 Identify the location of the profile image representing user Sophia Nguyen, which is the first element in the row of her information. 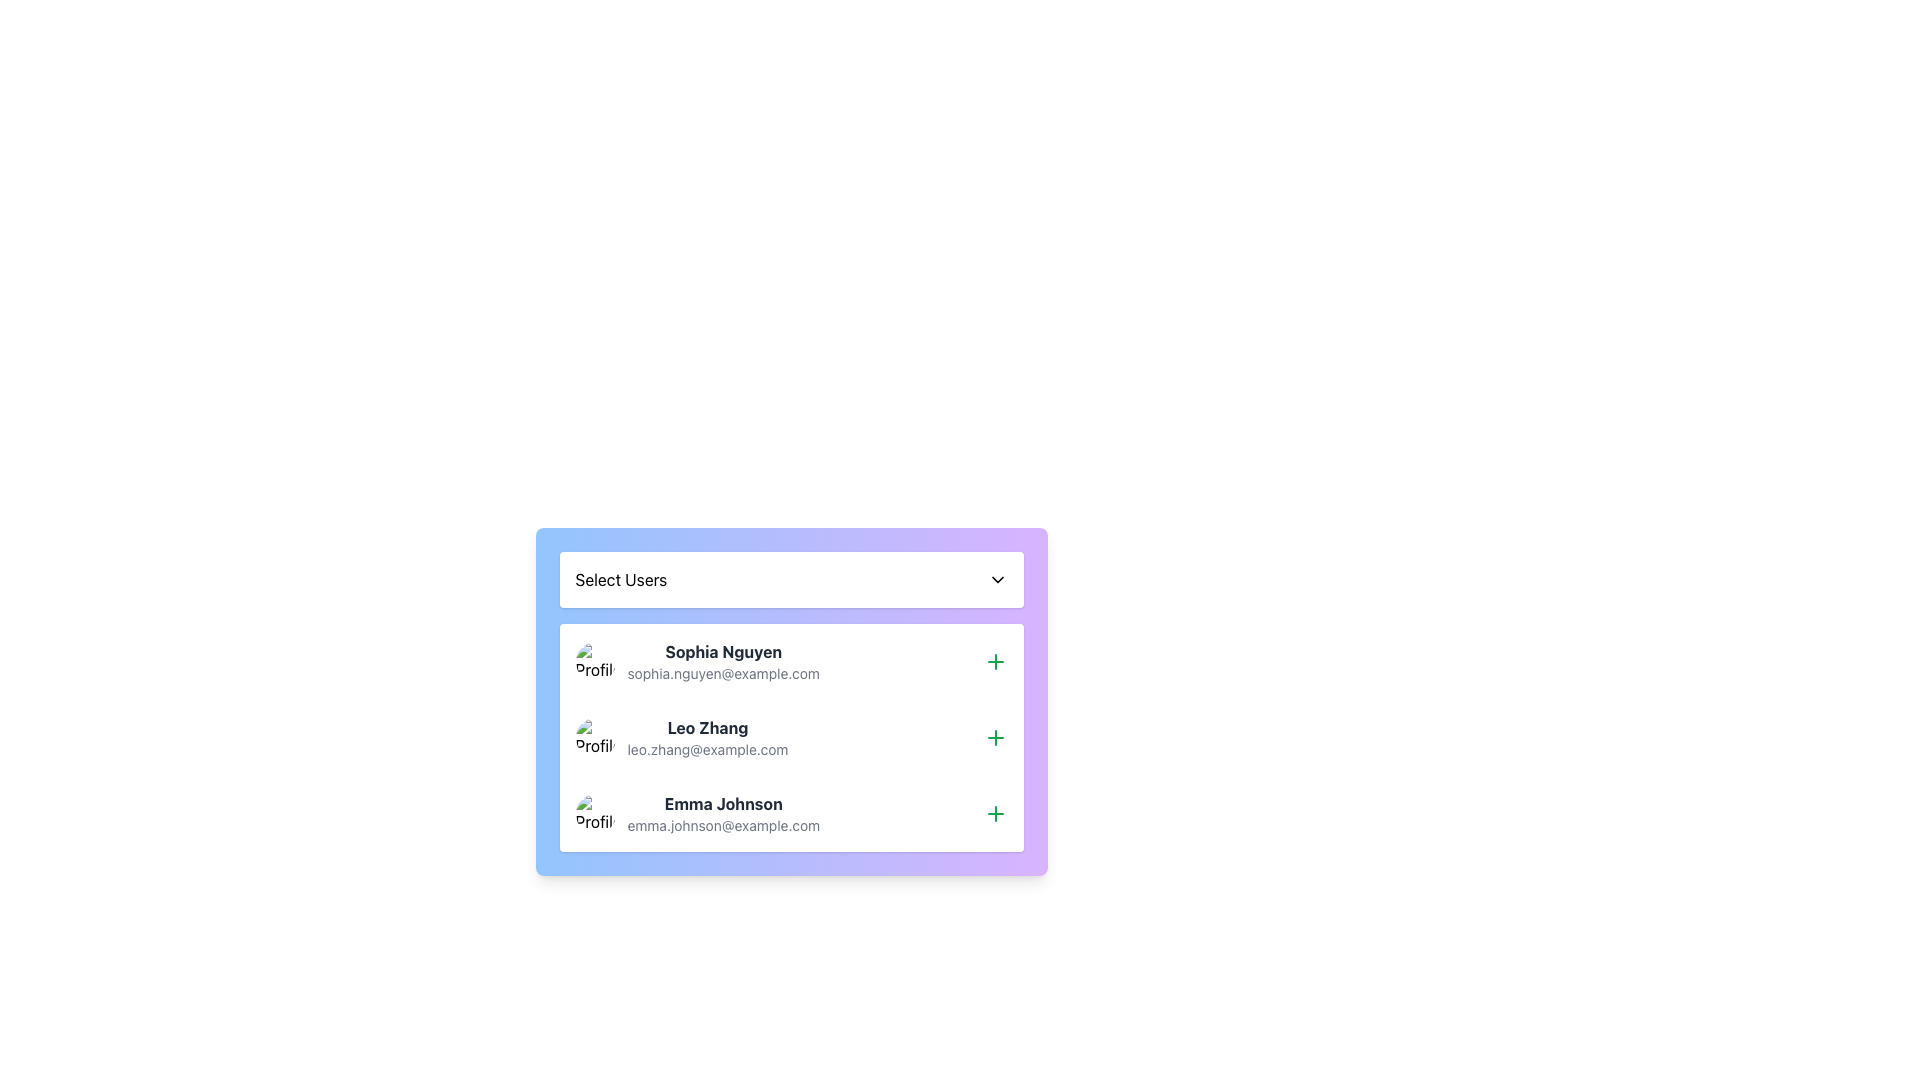
(594, 662).